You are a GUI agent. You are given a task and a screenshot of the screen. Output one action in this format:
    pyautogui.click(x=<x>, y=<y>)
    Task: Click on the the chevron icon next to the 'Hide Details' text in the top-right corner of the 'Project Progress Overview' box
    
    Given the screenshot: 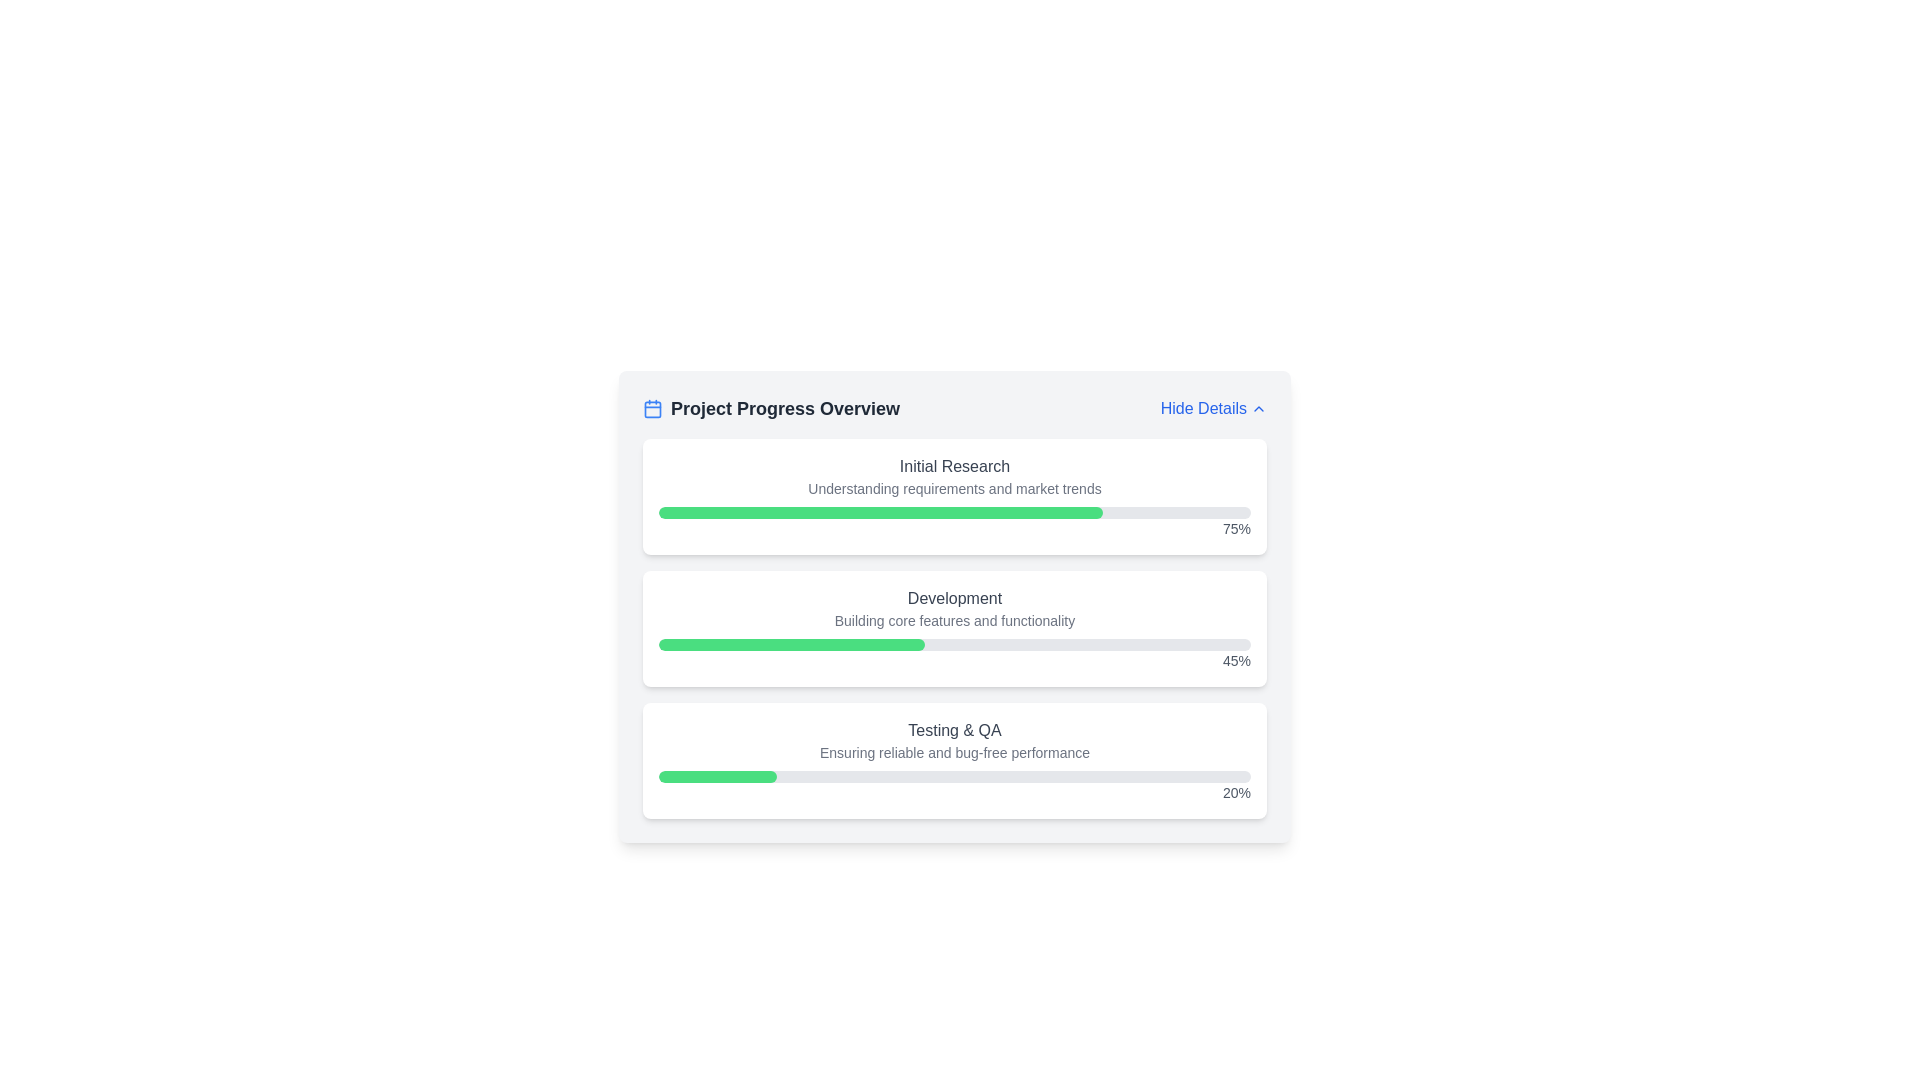 What is the action you would take?
    pyautogui.click(x=1257, y=407)
    